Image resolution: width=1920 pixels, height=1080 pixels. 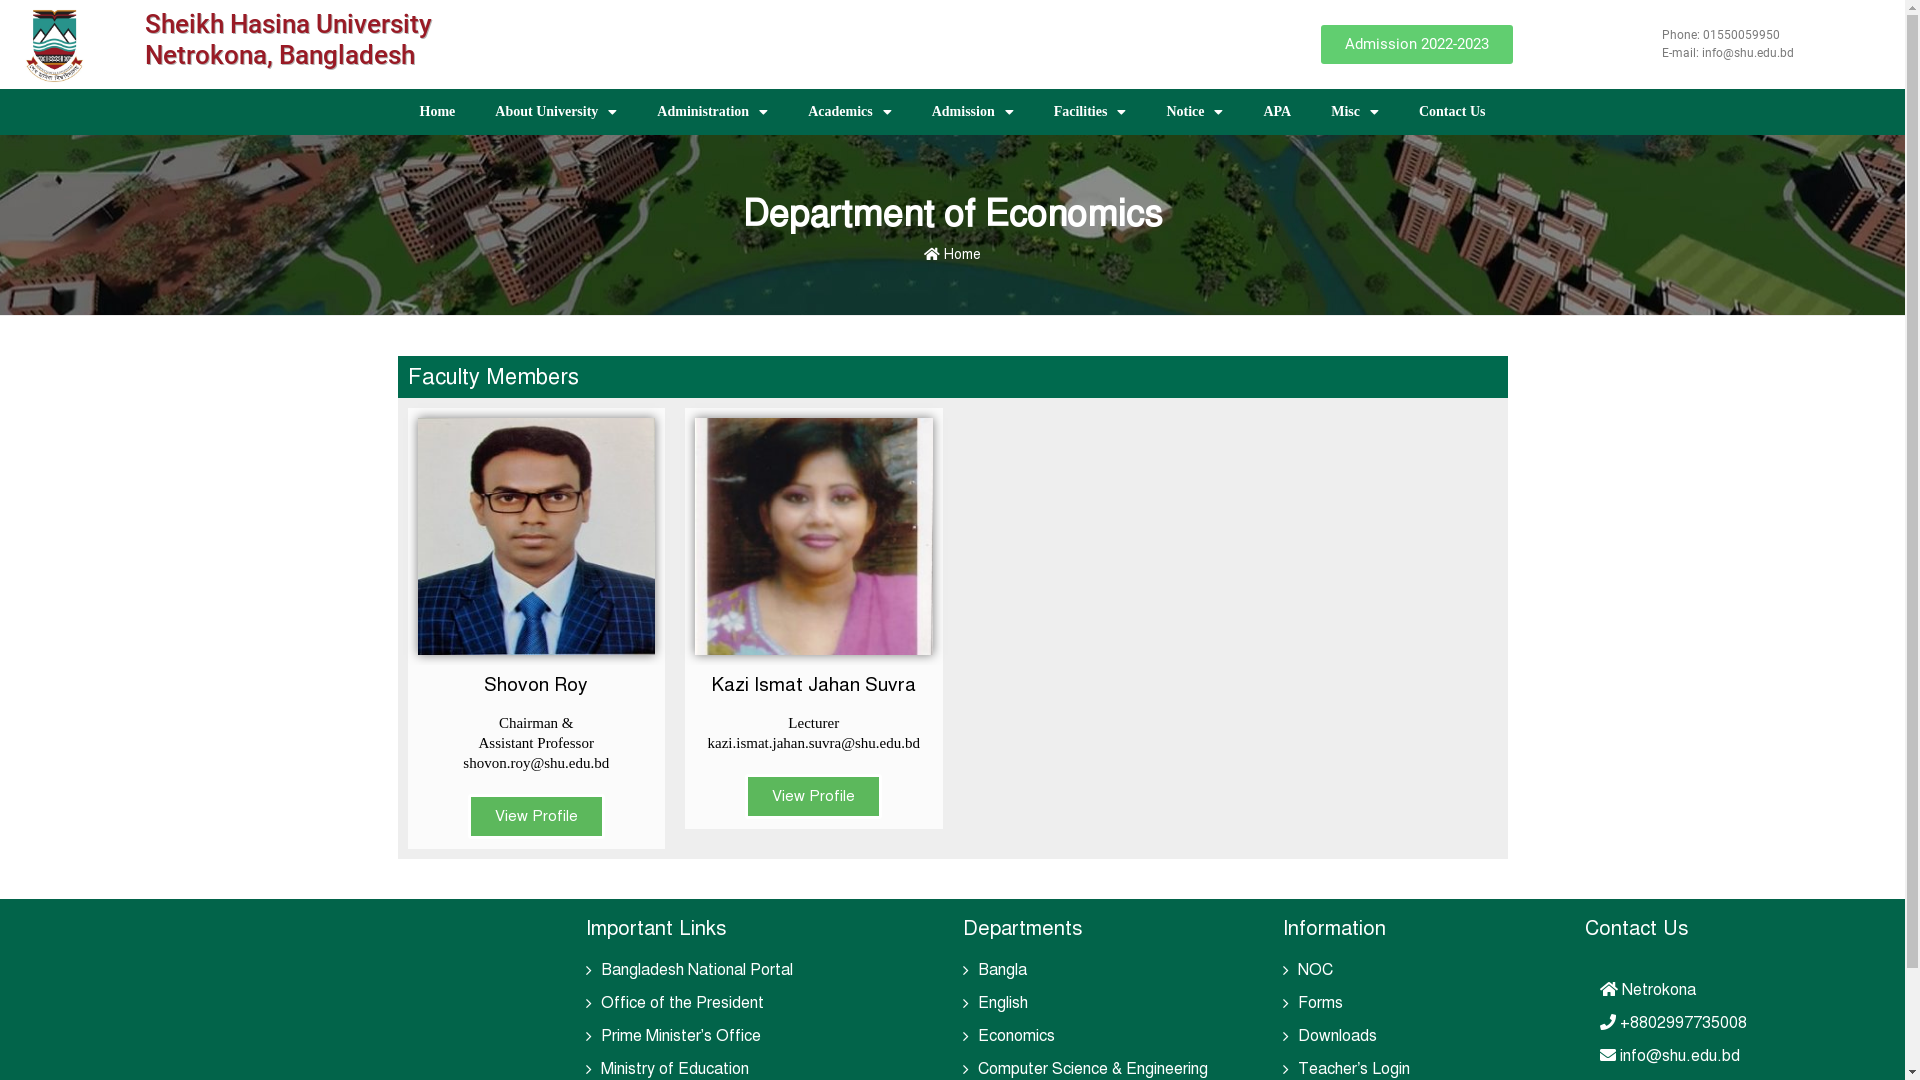 What do you see at coordinates (681, 1002) in the screenshot?
I see `'Office of the President'` at bounding box center [681, 1002].